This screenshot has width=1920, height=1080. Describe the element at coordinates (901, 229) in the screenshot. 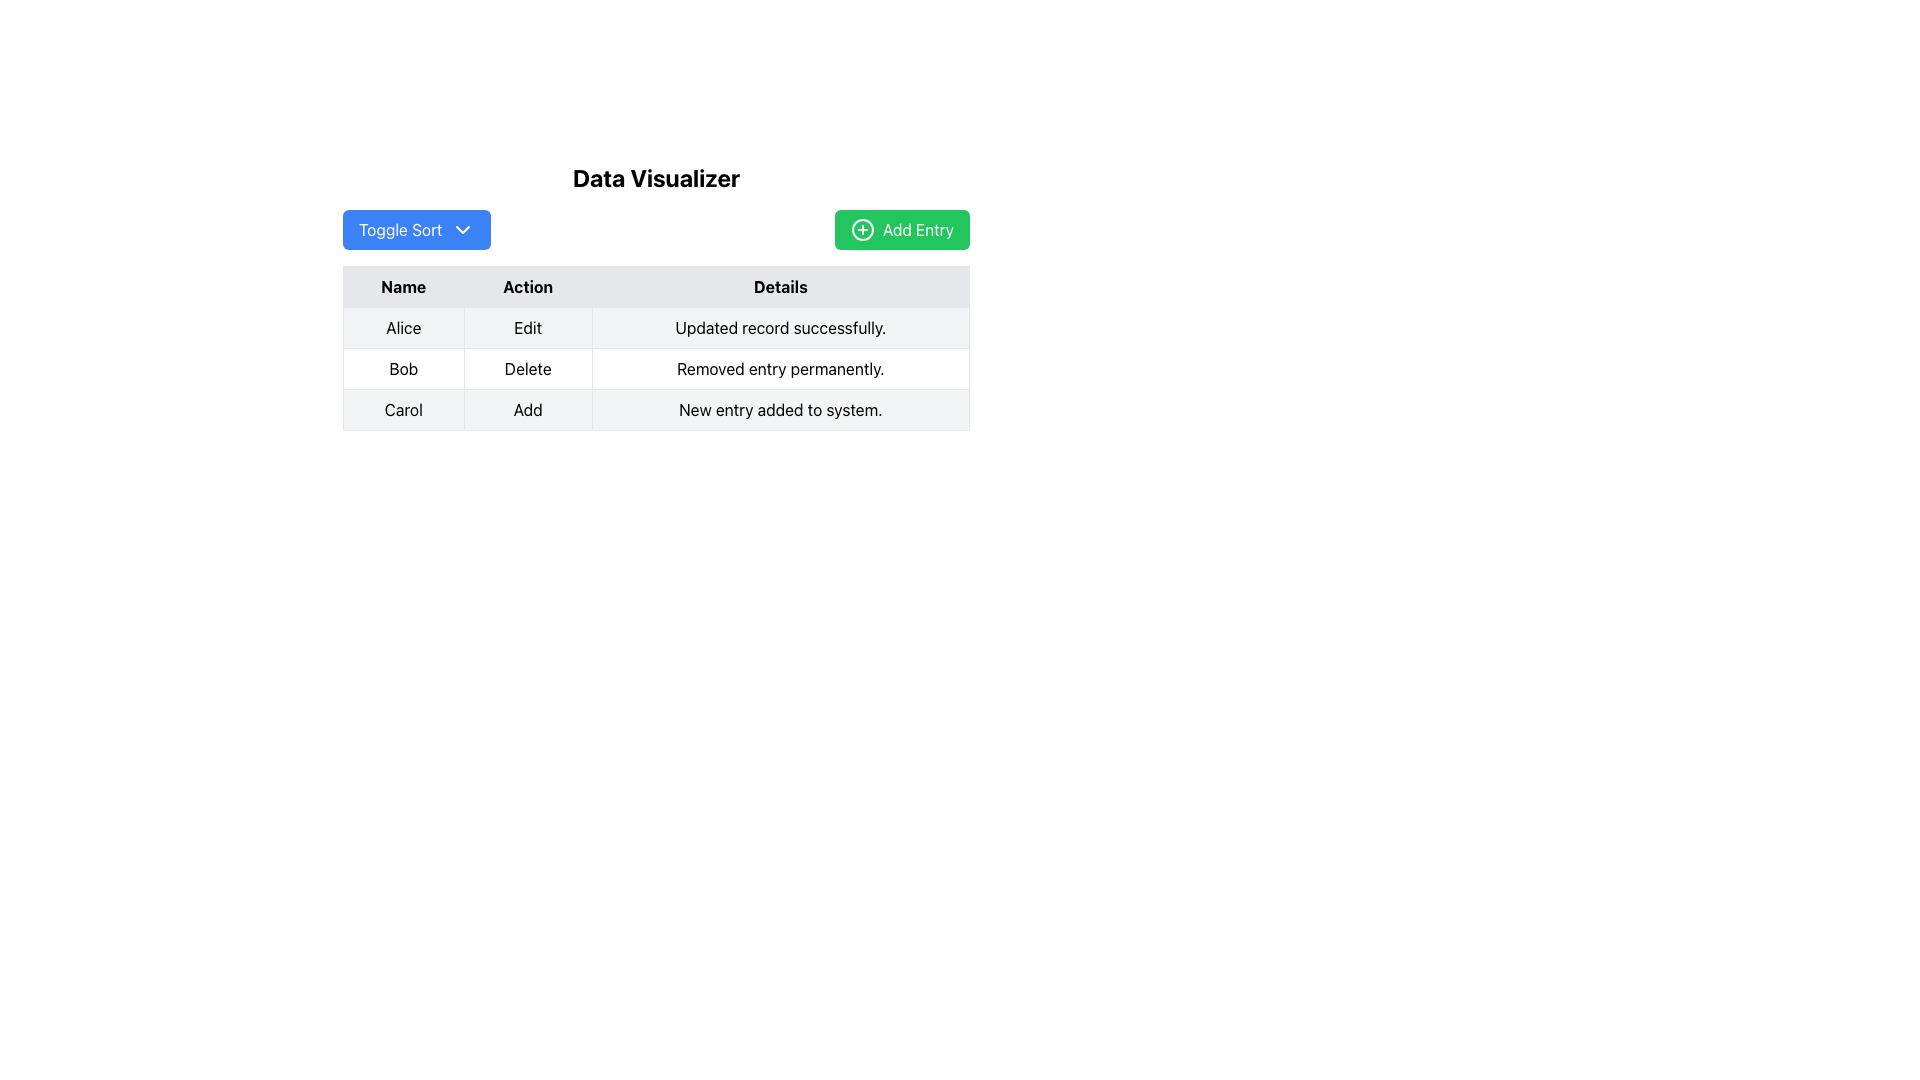

I see `the button located on the right side of the header section, adjacent to the 'Toggle Sort' button` at that location.